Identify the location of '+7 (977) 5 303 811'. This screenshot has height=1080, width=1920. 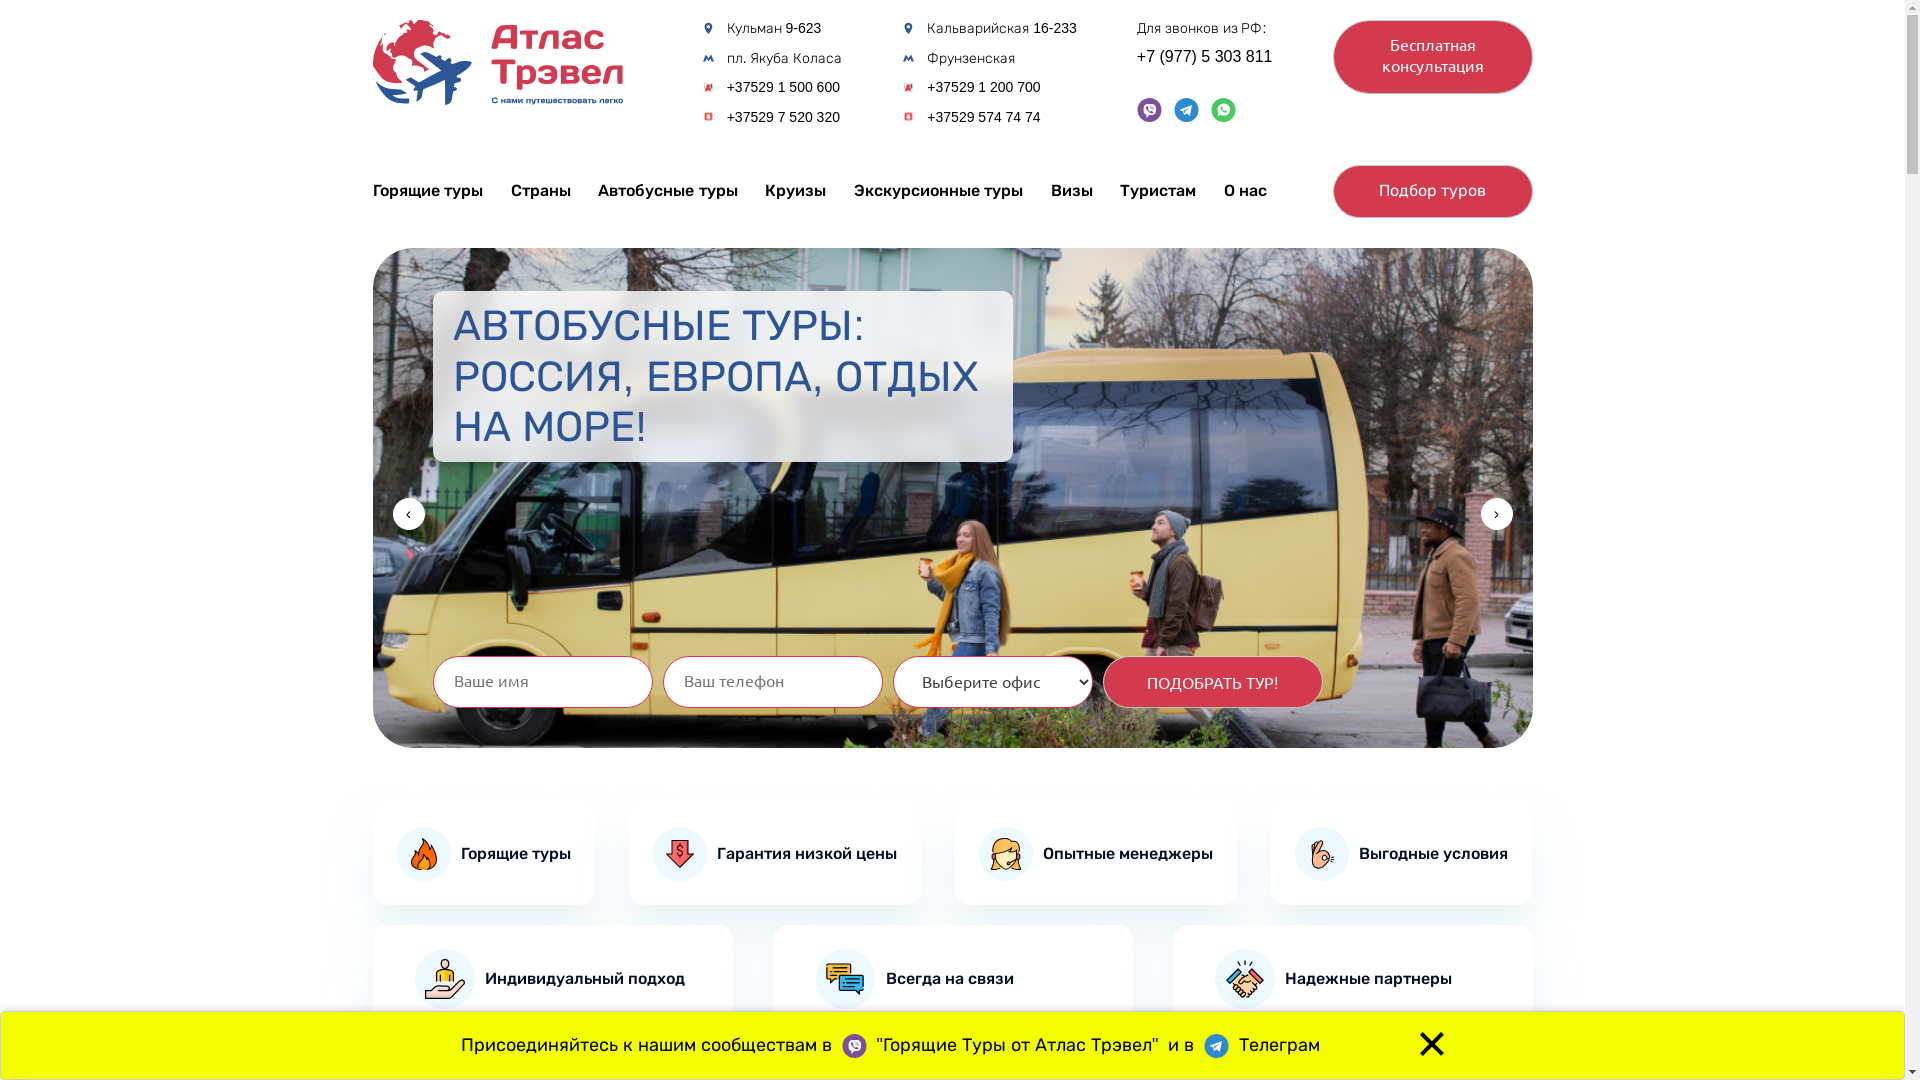
(1137, 56).